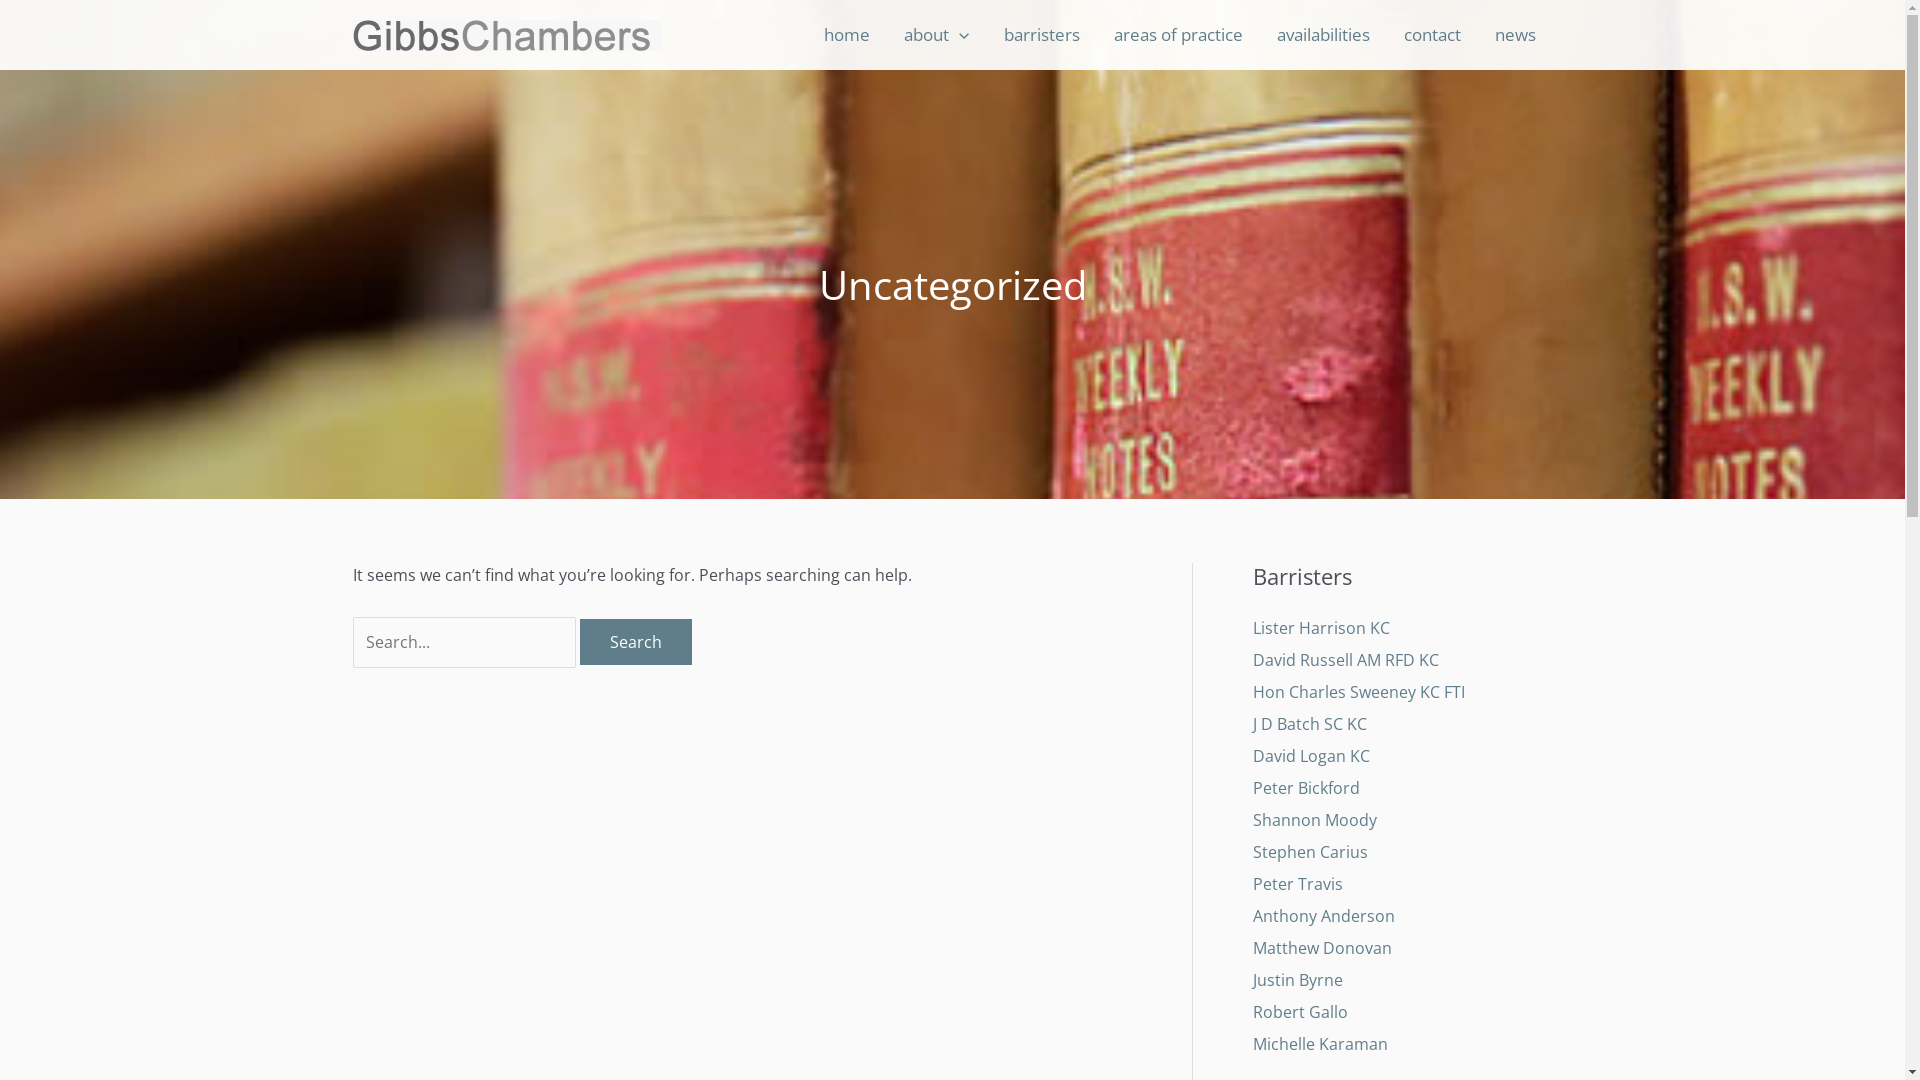 The width and height of the screenshot is (1920, 1080). I want to click on 'about', so click(935, 34).